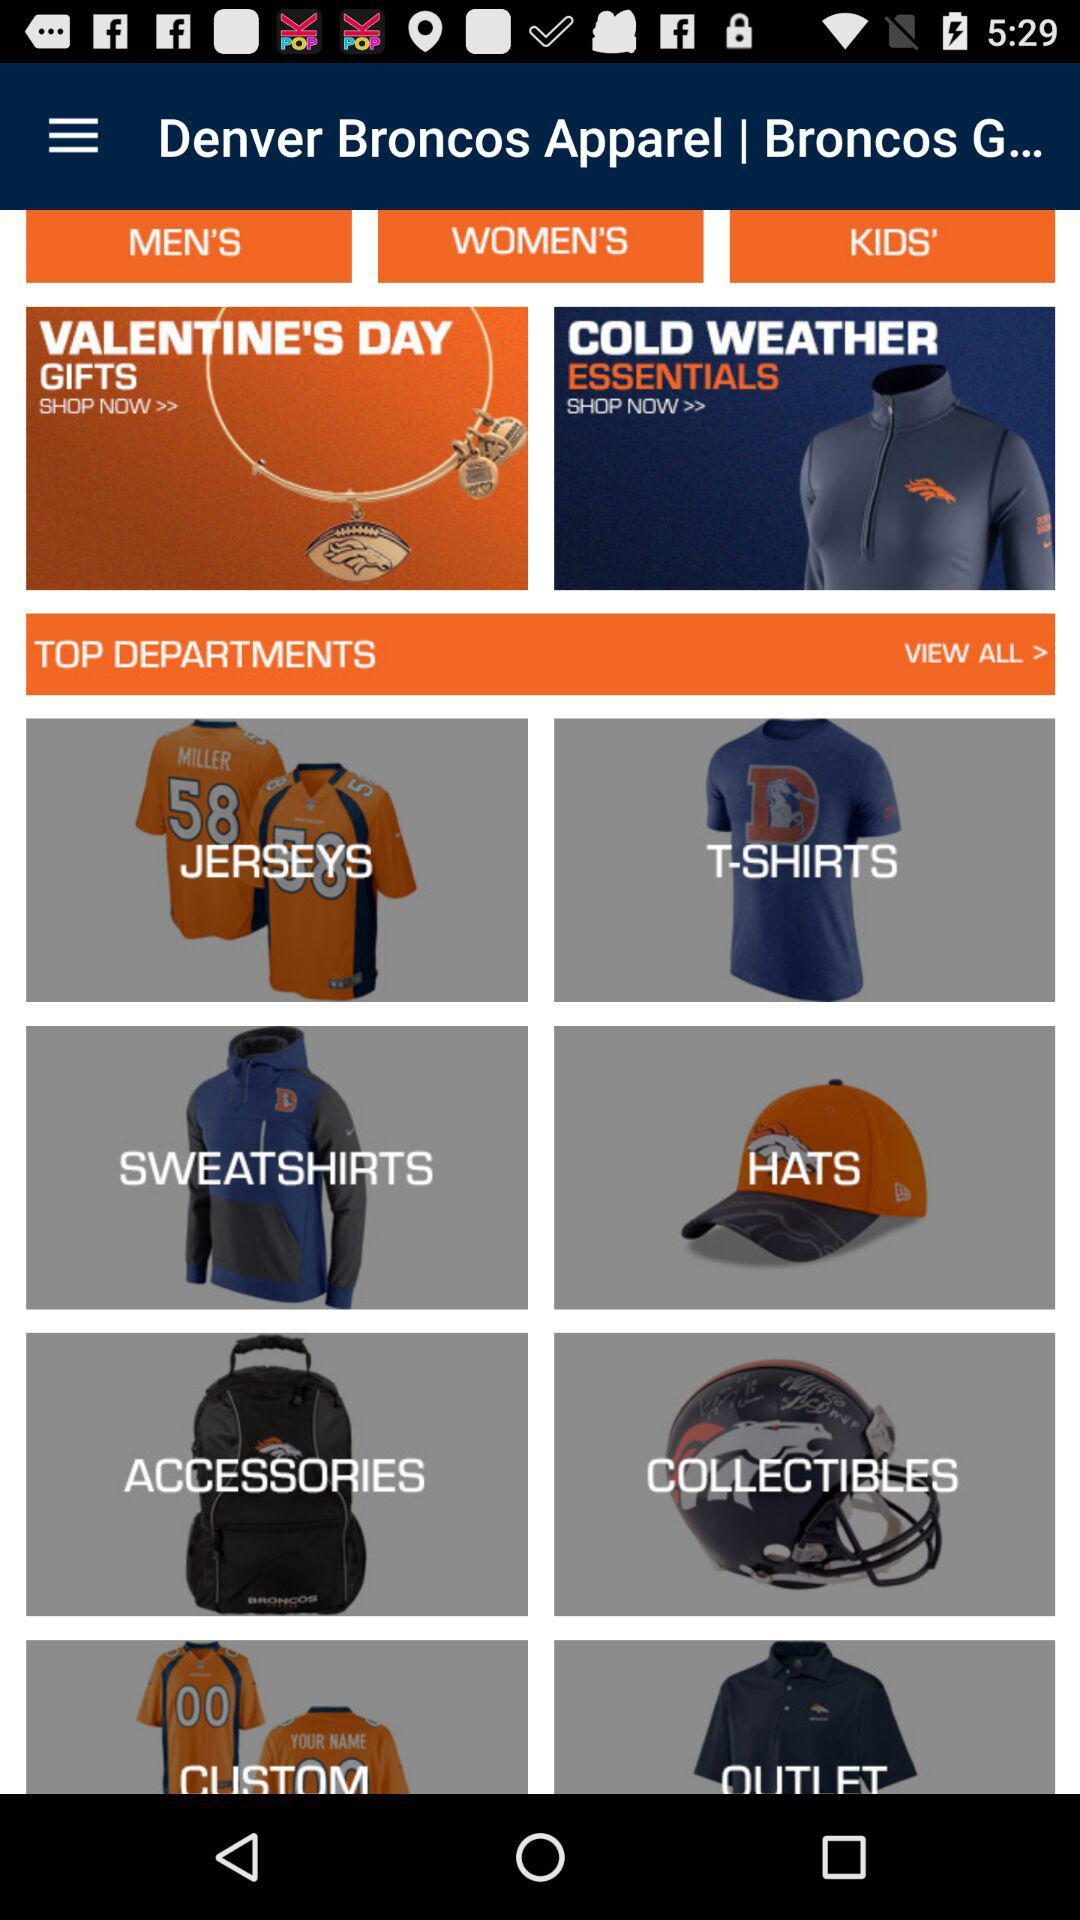  I want to click on the icon at the top left corner, so click(72, 135).